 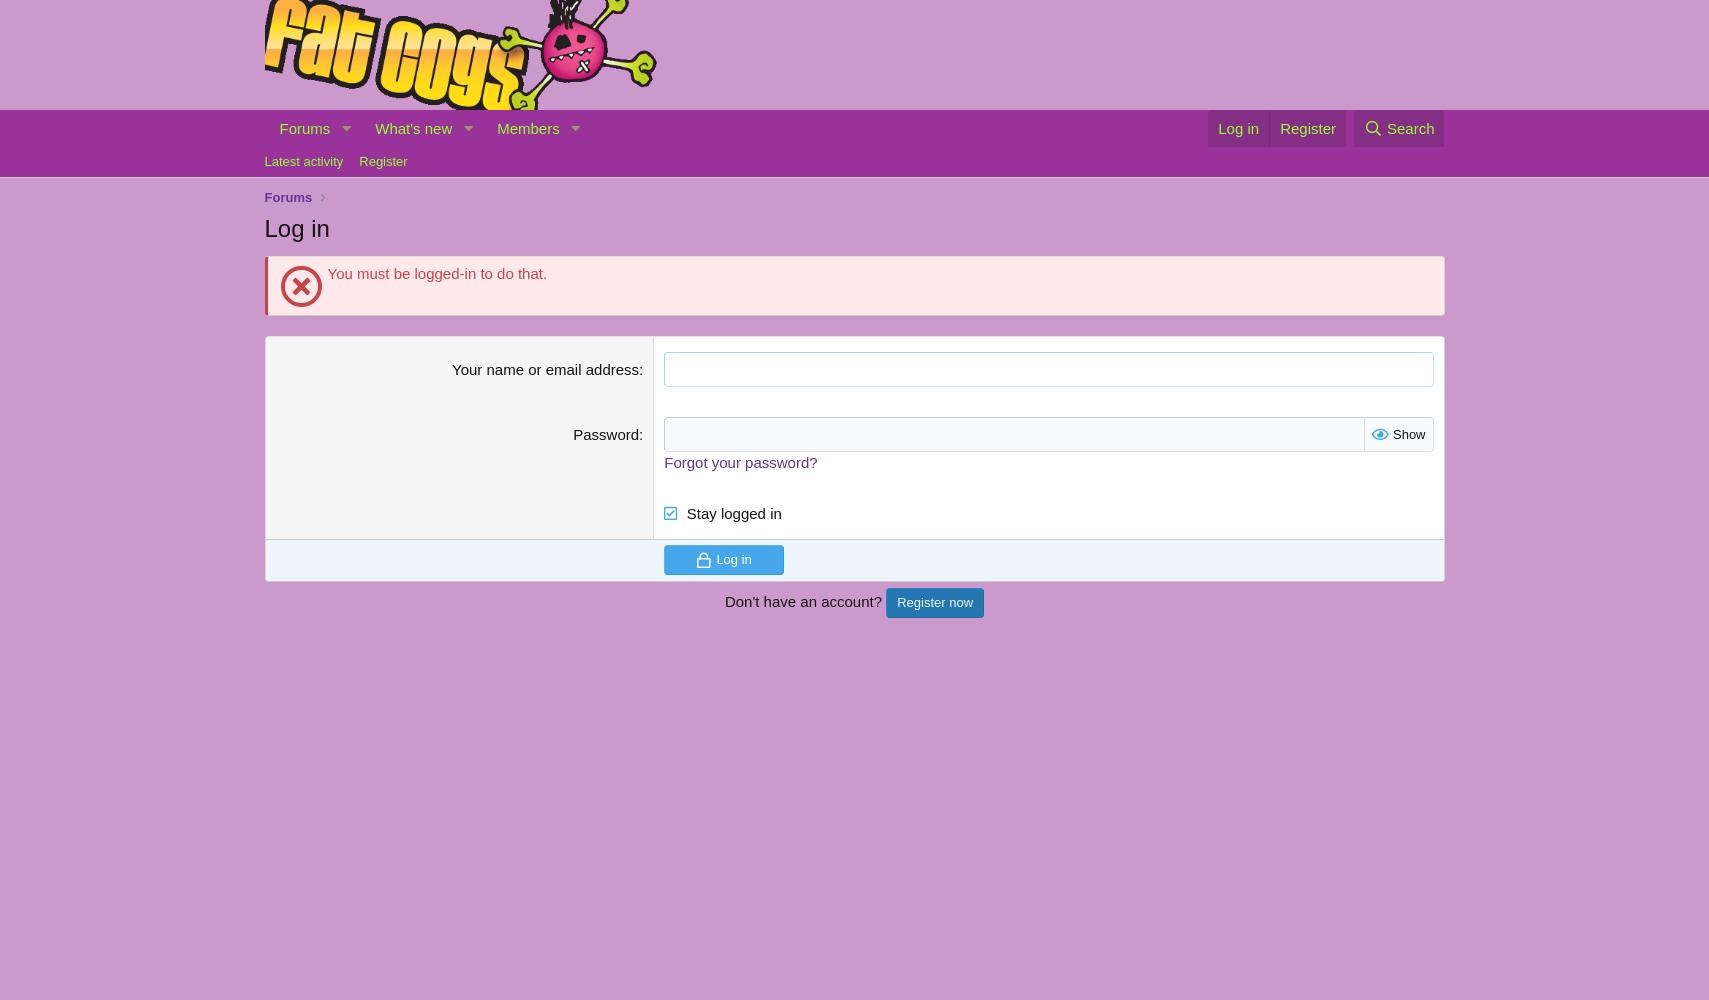 I want to click on 'Stay logged in', so click(x=732, y=512).